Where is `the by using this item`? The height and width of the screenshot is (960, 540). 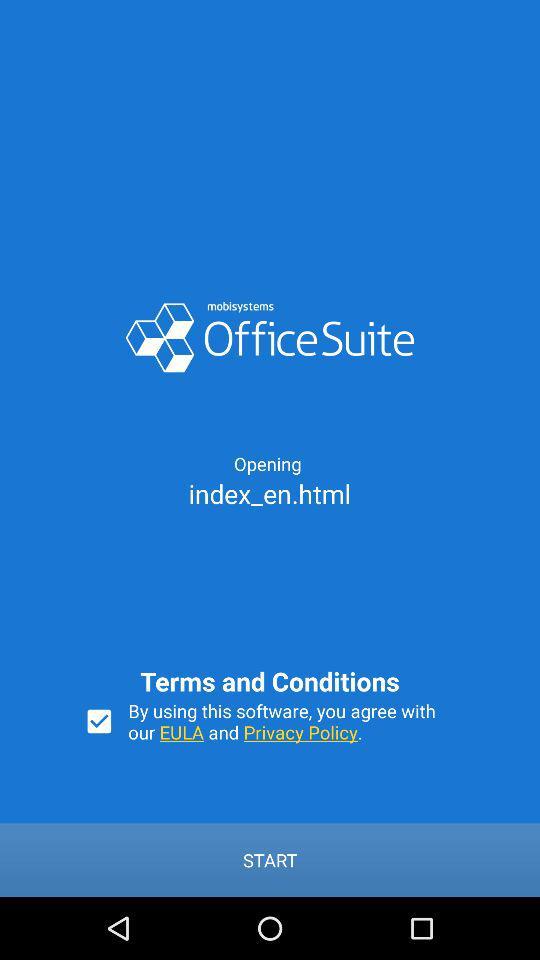
the by using this item is located at coordinates (291, 720).